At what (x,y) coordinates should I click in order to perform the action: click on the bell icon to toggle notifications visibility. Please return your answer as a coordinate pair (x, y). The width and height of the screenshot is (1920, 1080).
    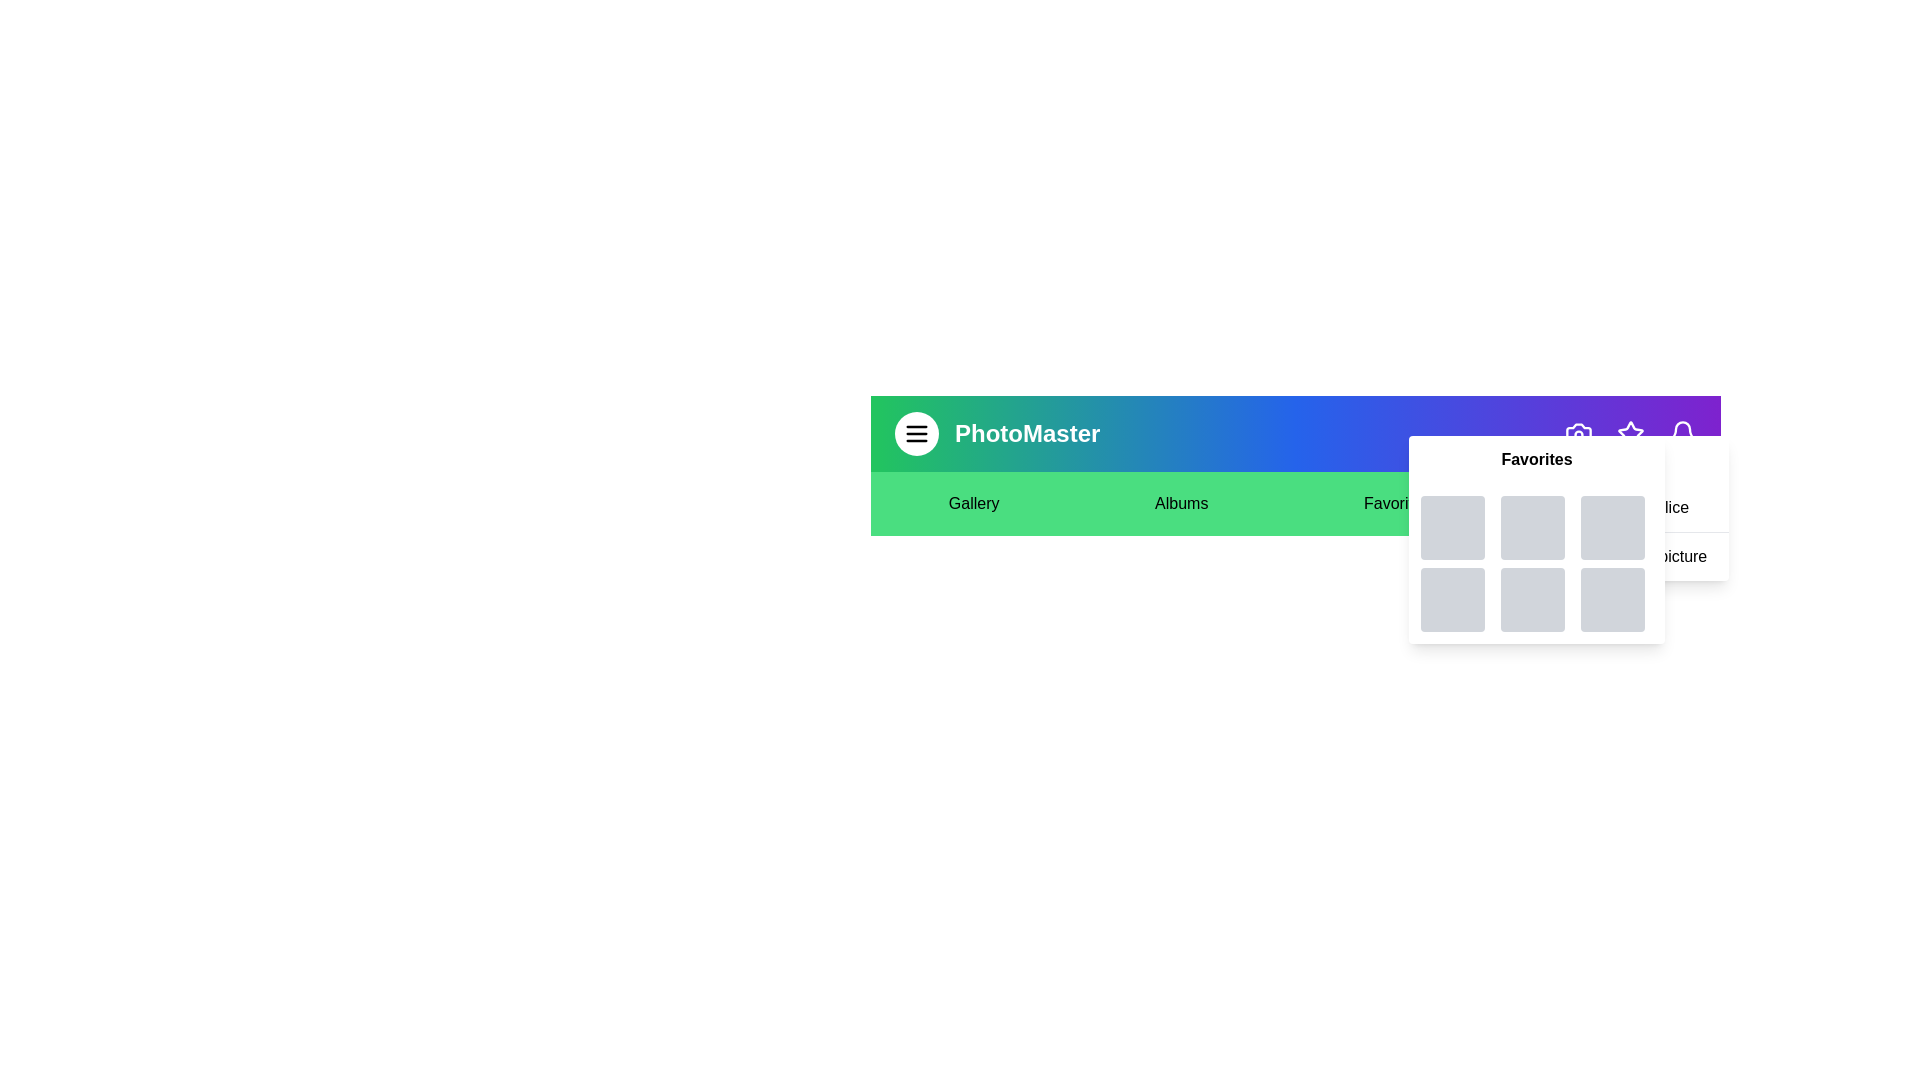
    Looking at the image, I should click on (1682, 433).